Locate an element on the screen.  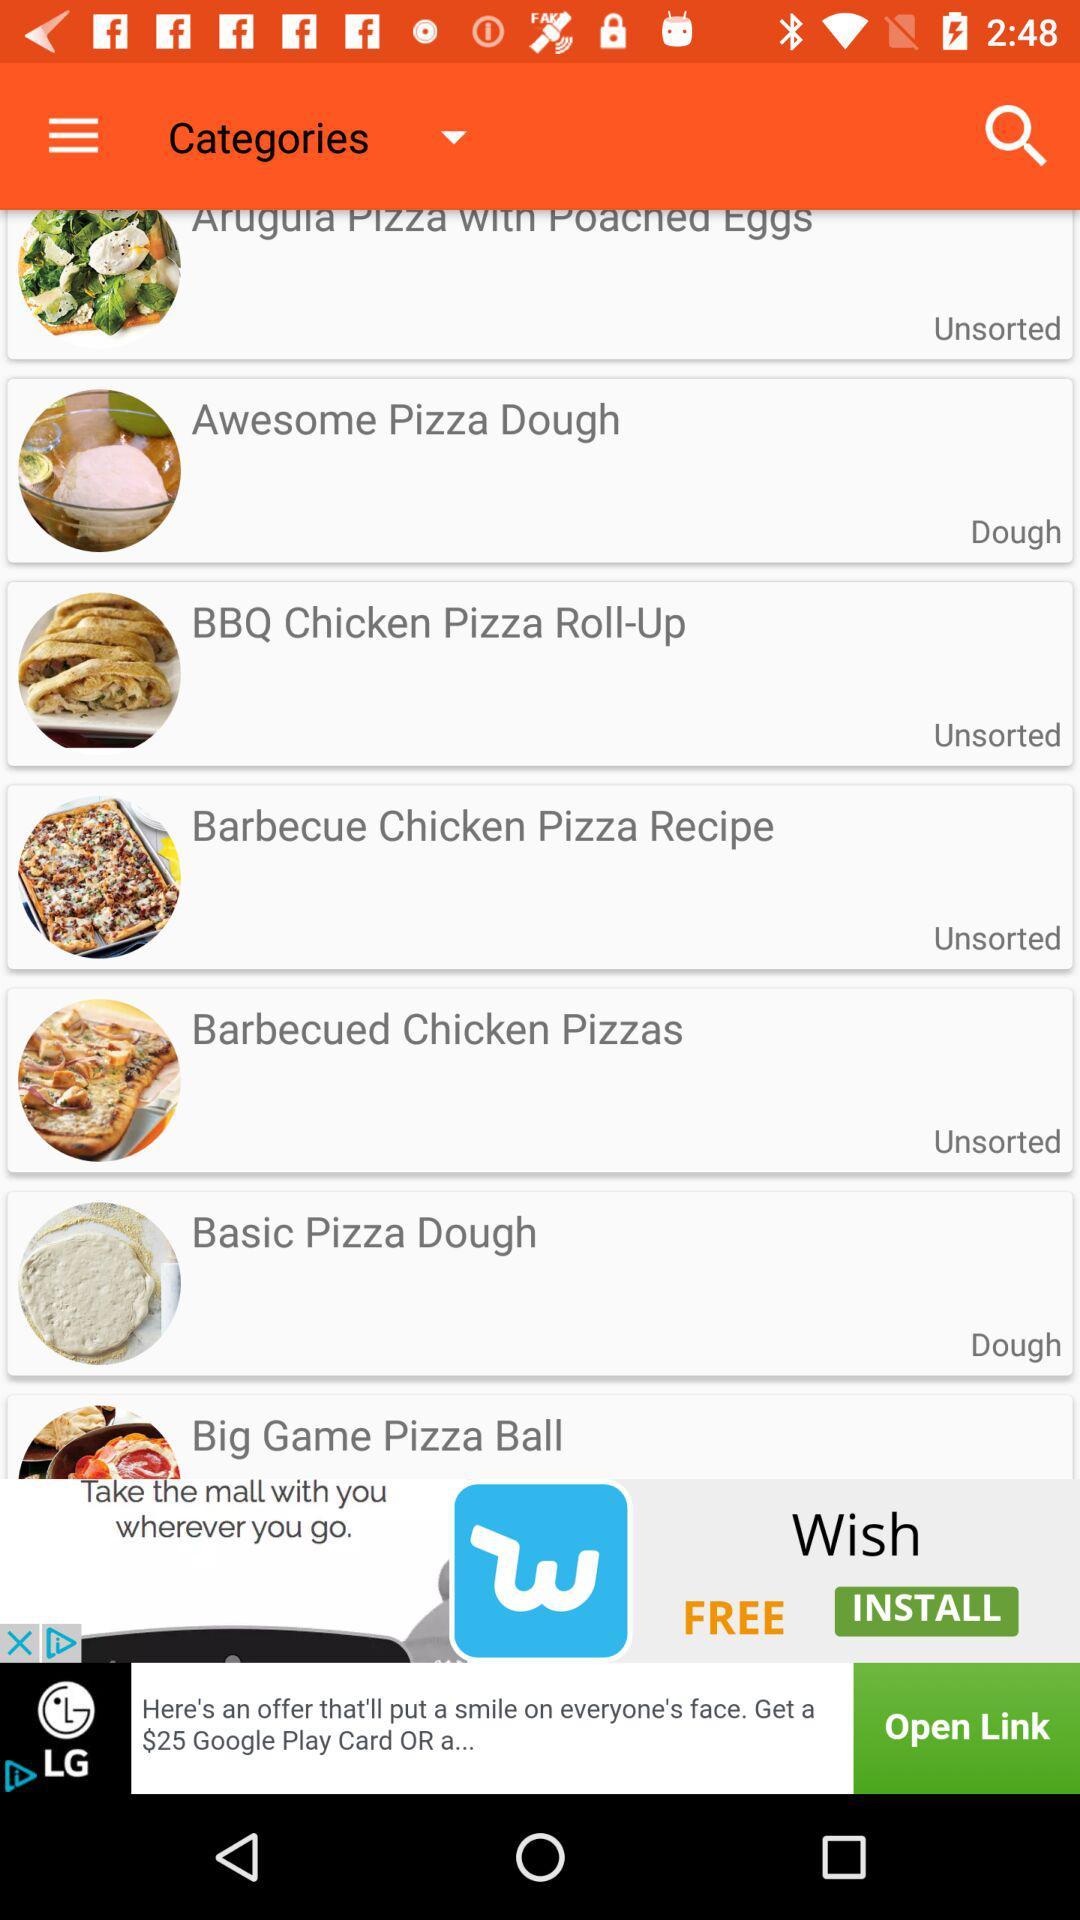
the option is located at coordinates (540, 1727).